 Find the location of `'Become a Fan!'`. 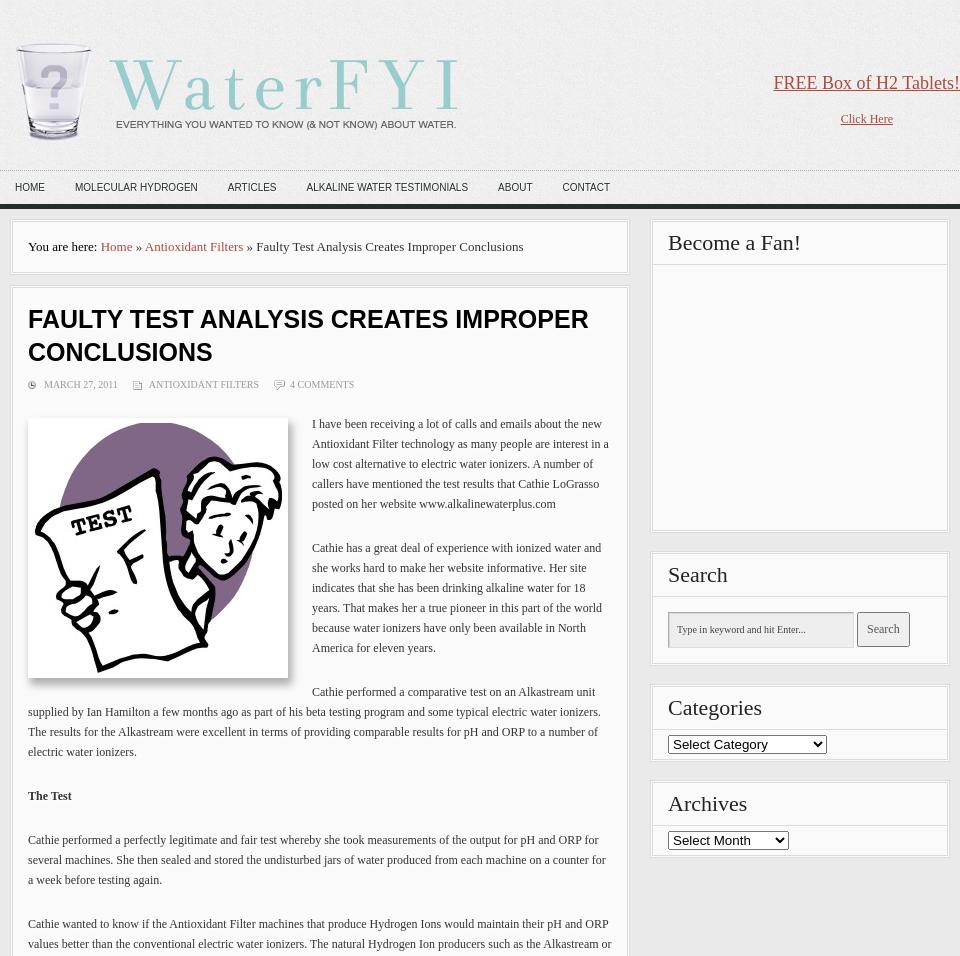

'Become a Fan!' is located at coordinates (667, 241).